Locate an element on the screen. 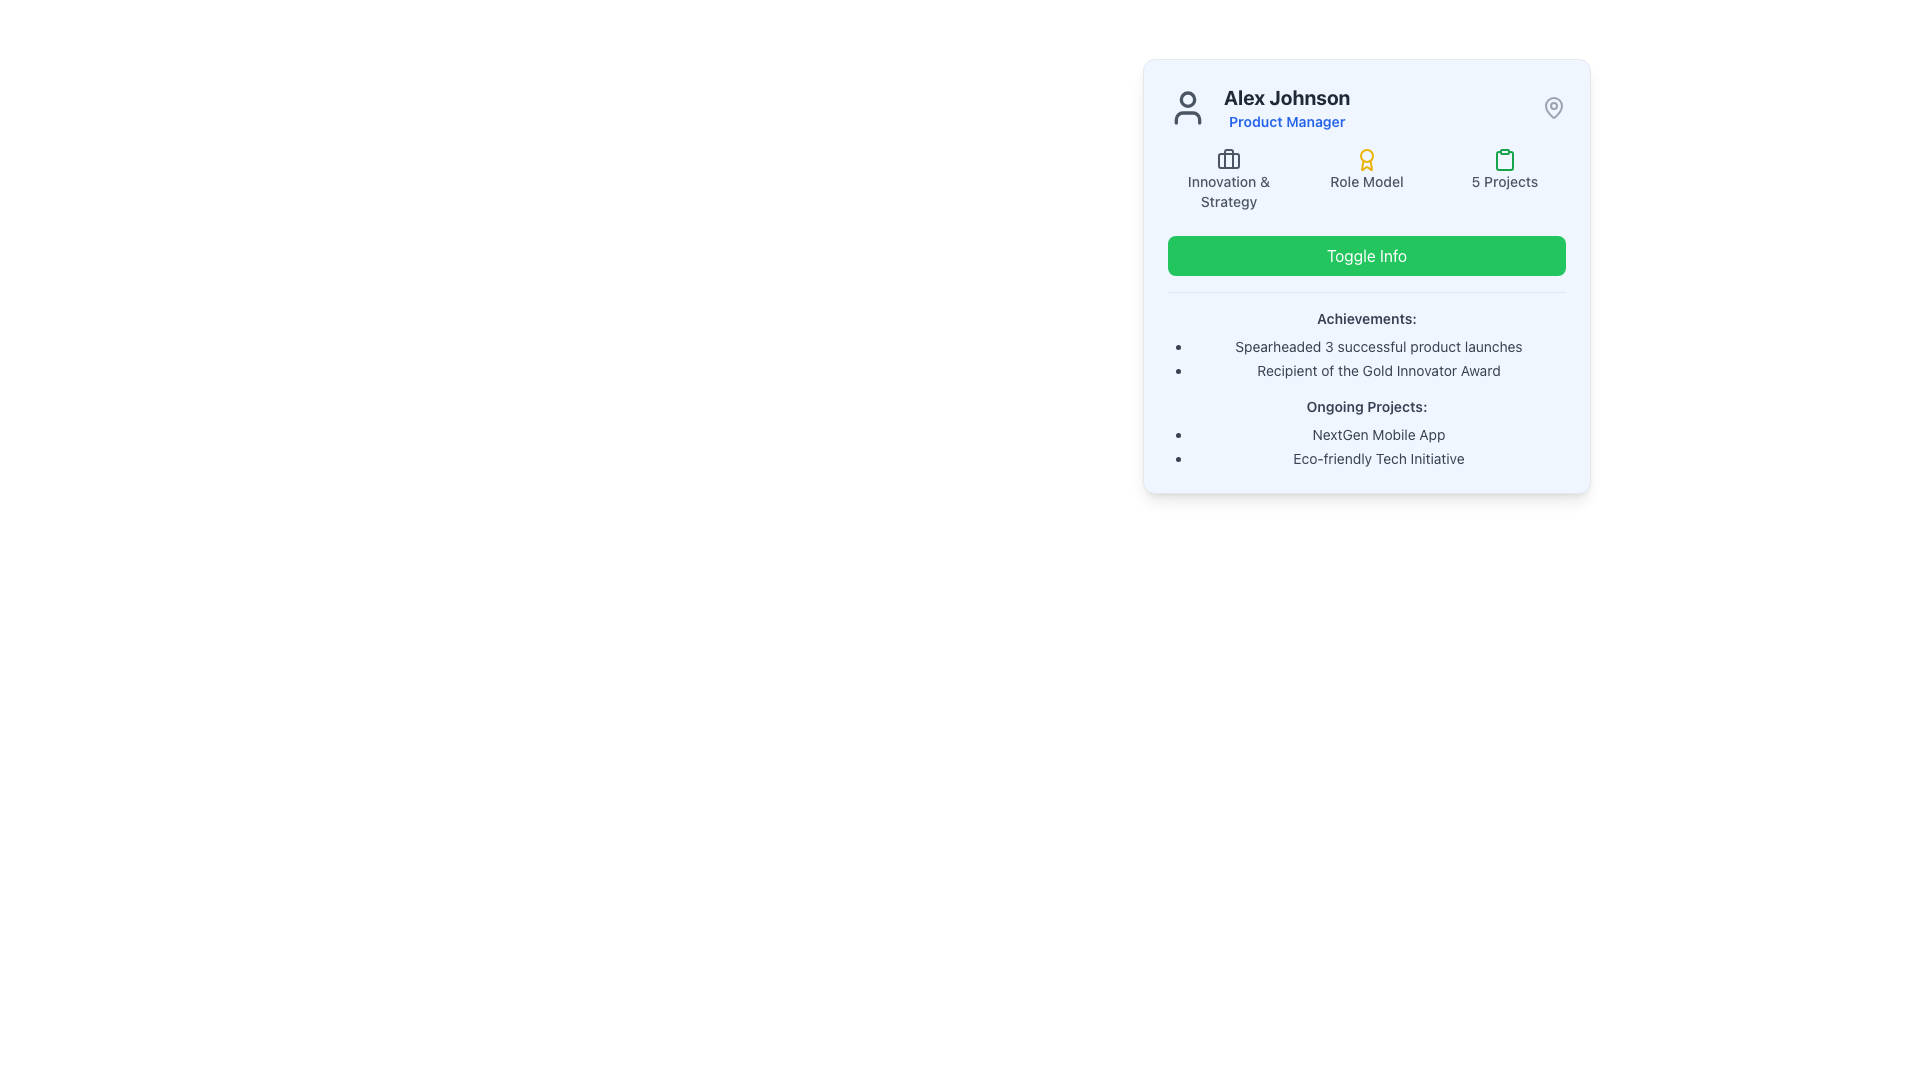 Image resolution: width=1920 pixels, height=1080 pixels. the user profile icon located at the top-left section of the profile card, next to the name 'Alex Johnson' and role 'Product Manager' is located at coordinates (1188, 108).